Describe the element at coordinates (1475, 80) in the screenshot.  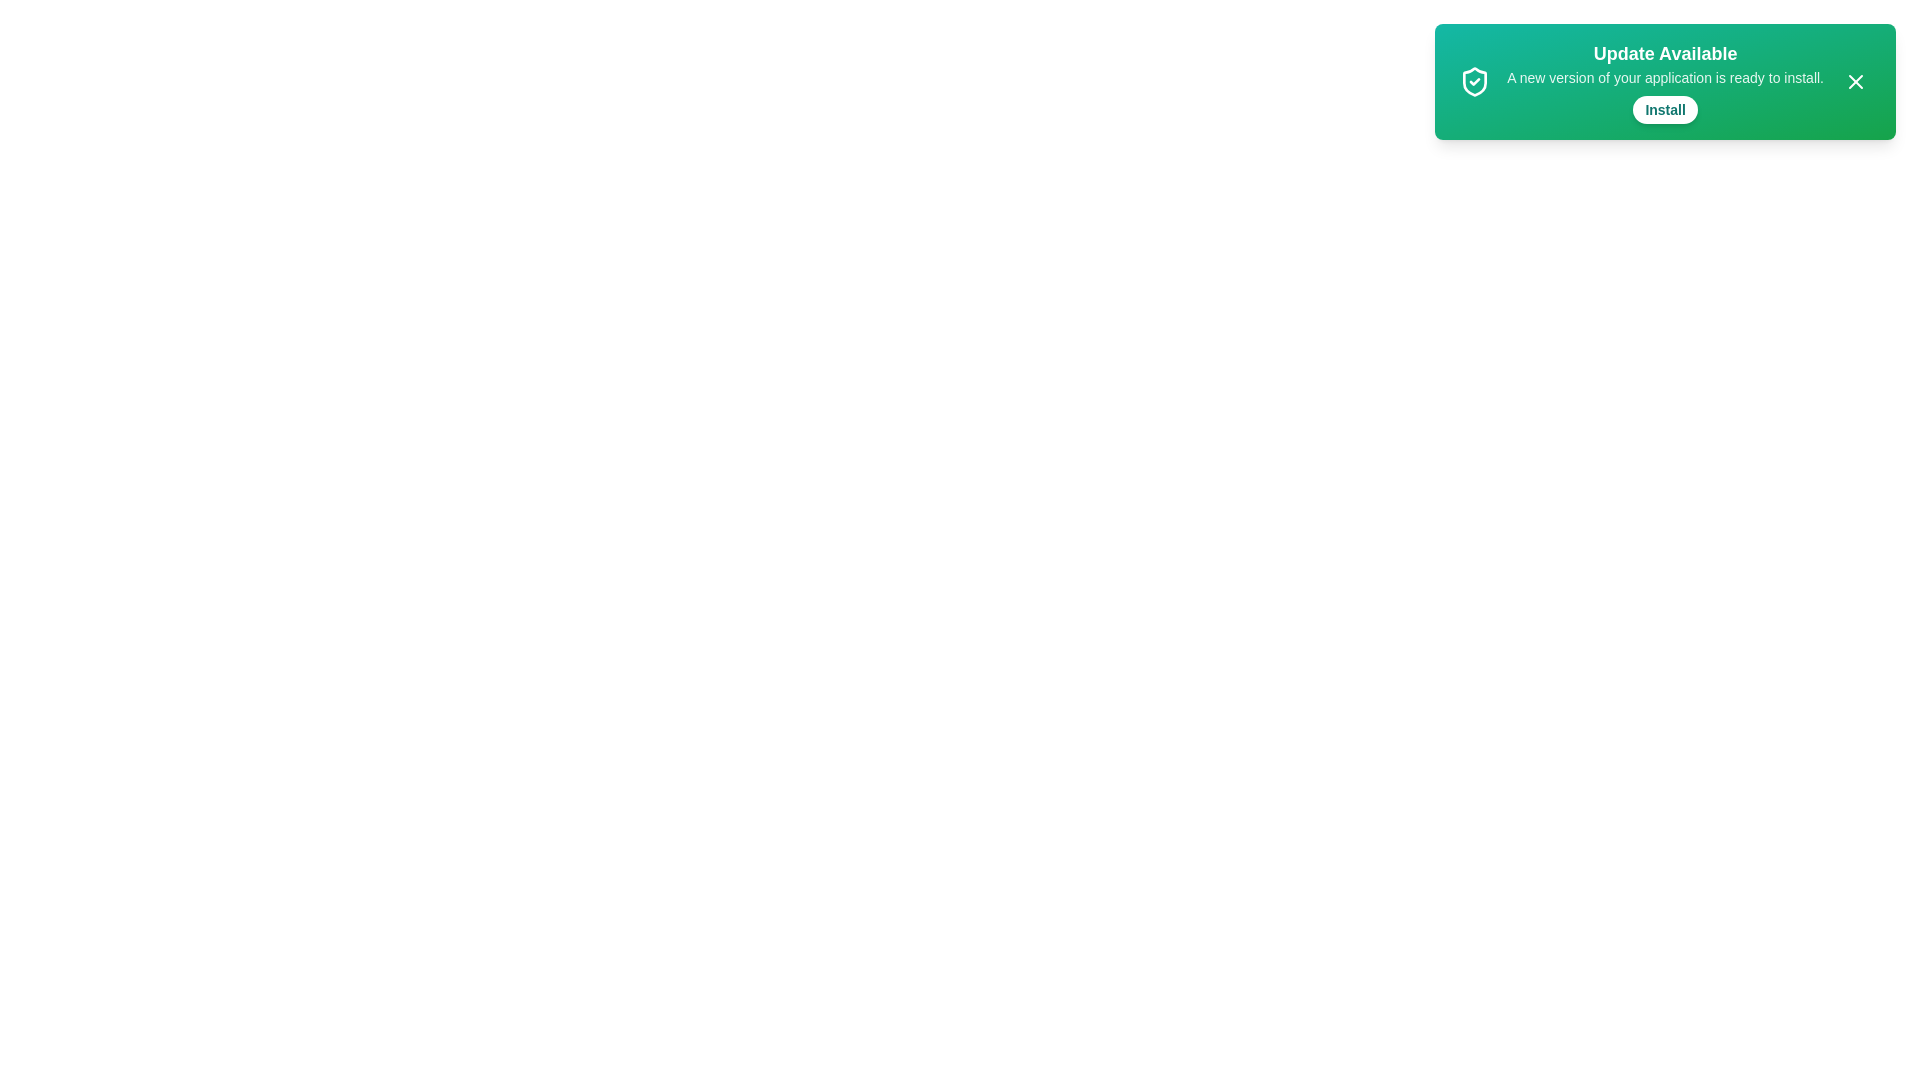
I see `the shield icon in the snackbar` at that location.